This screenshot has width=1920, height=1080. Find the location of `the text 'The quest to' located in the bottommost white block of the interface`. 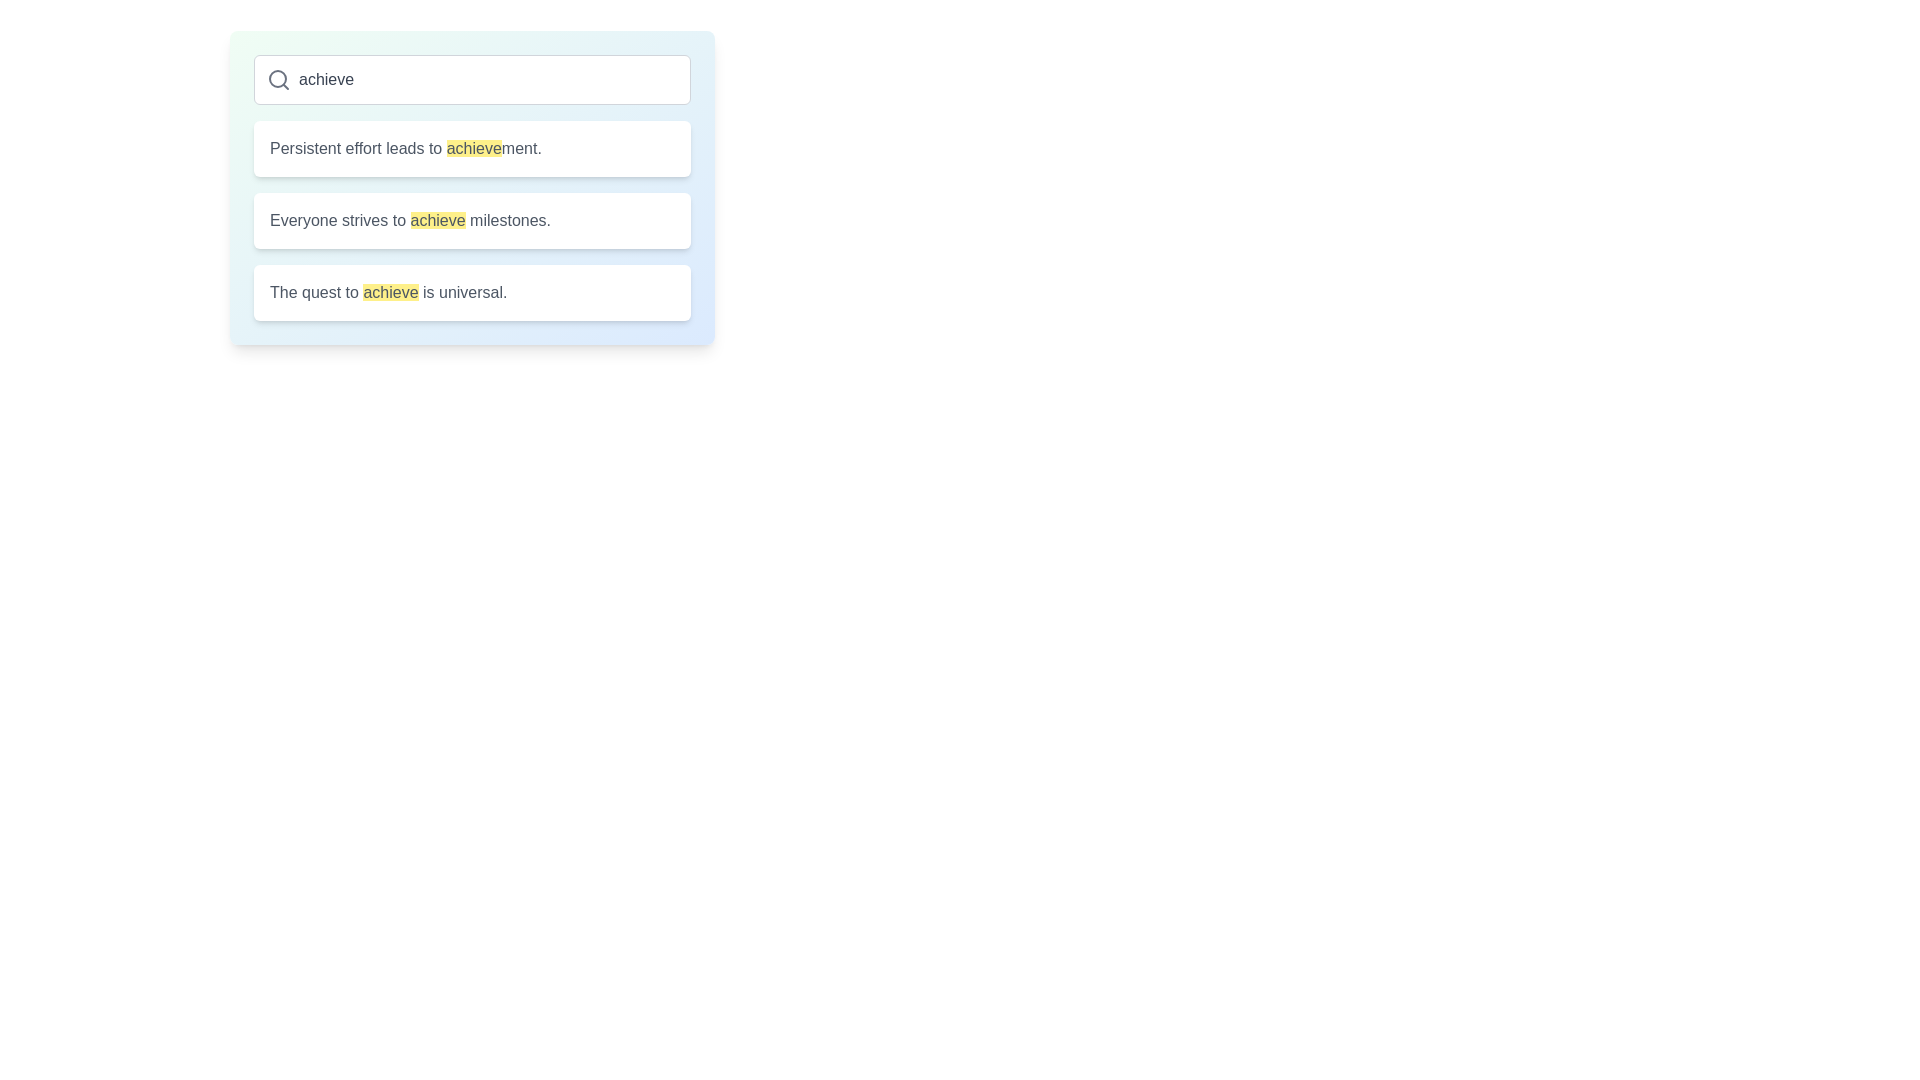

the text 'The quest to' located in the bottommost white block of the interface is located at coordinates (315, 292).